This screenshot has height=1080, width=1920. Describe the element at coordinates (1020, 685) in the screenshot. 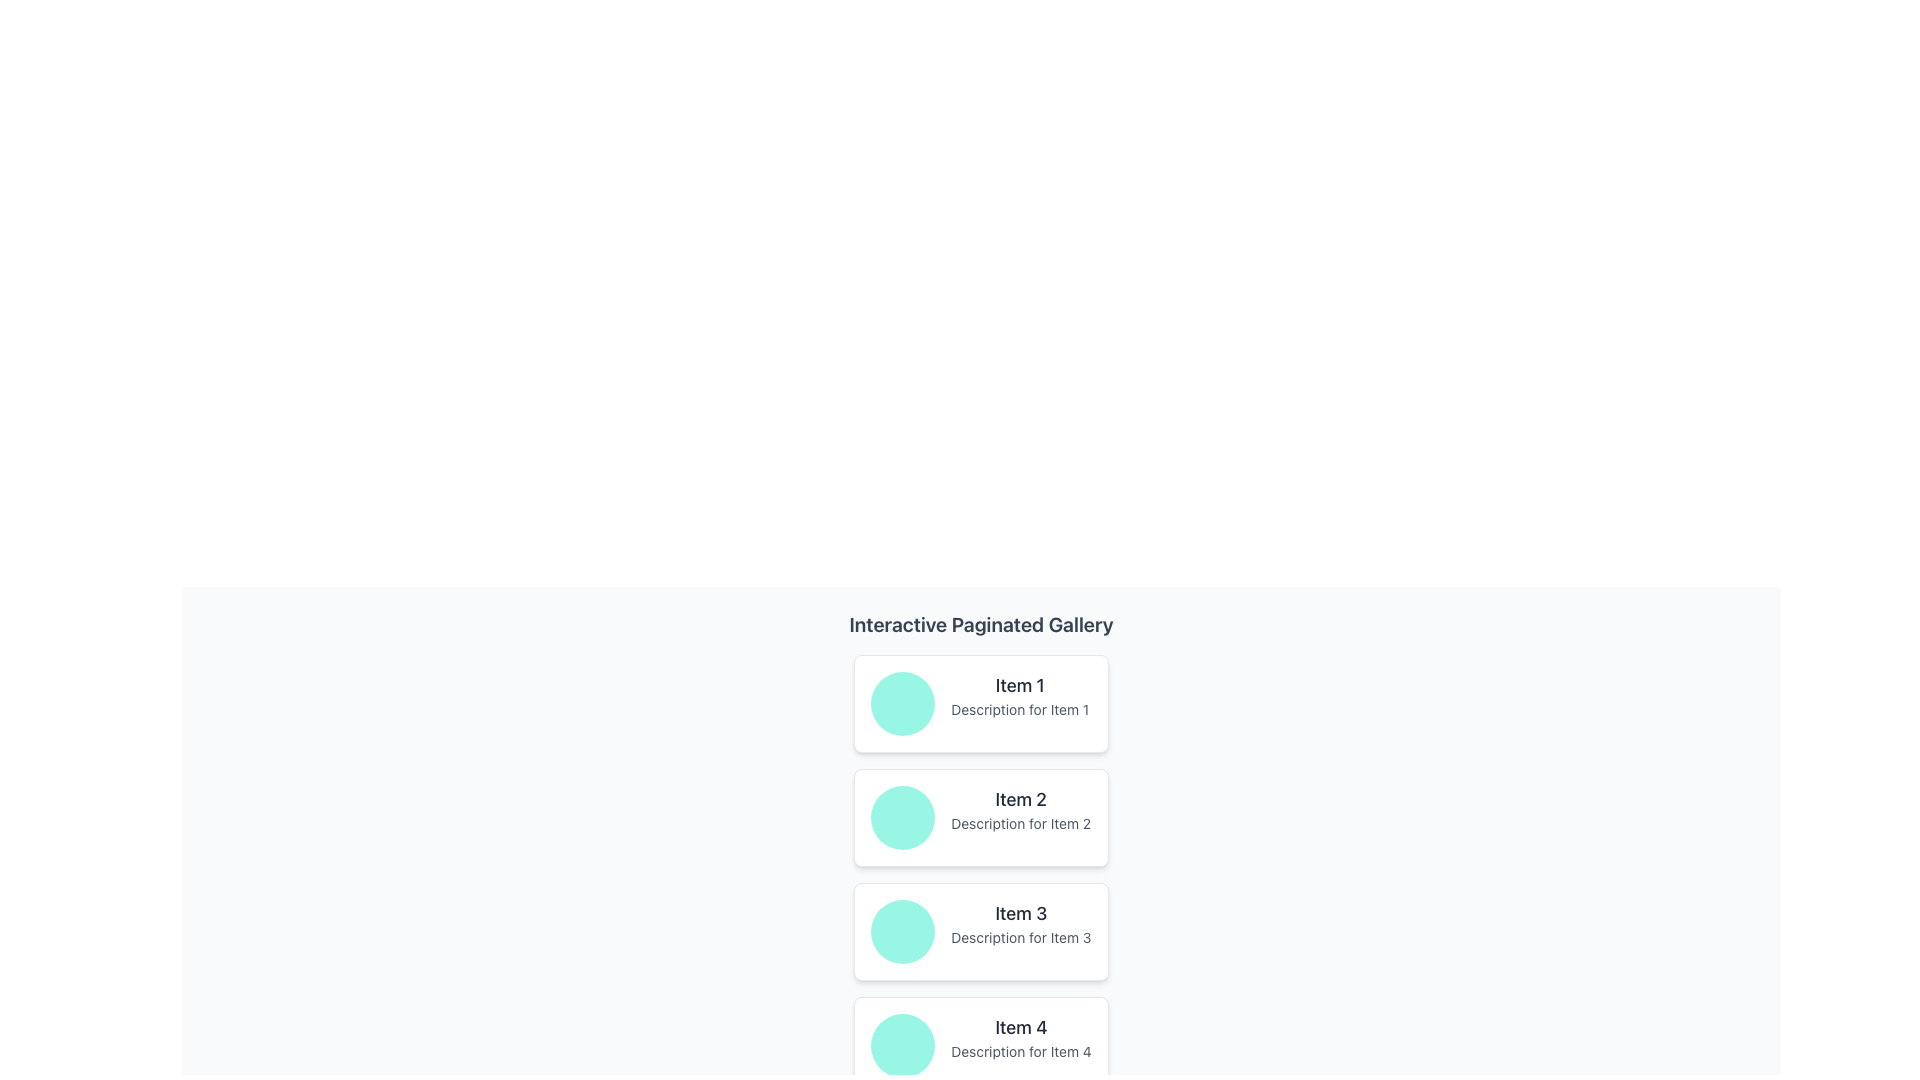

I see `the text label that serves as the title for the first item in the list, located in the top-left corner of its card, above the description text 'Description for Item 1'` at that location.